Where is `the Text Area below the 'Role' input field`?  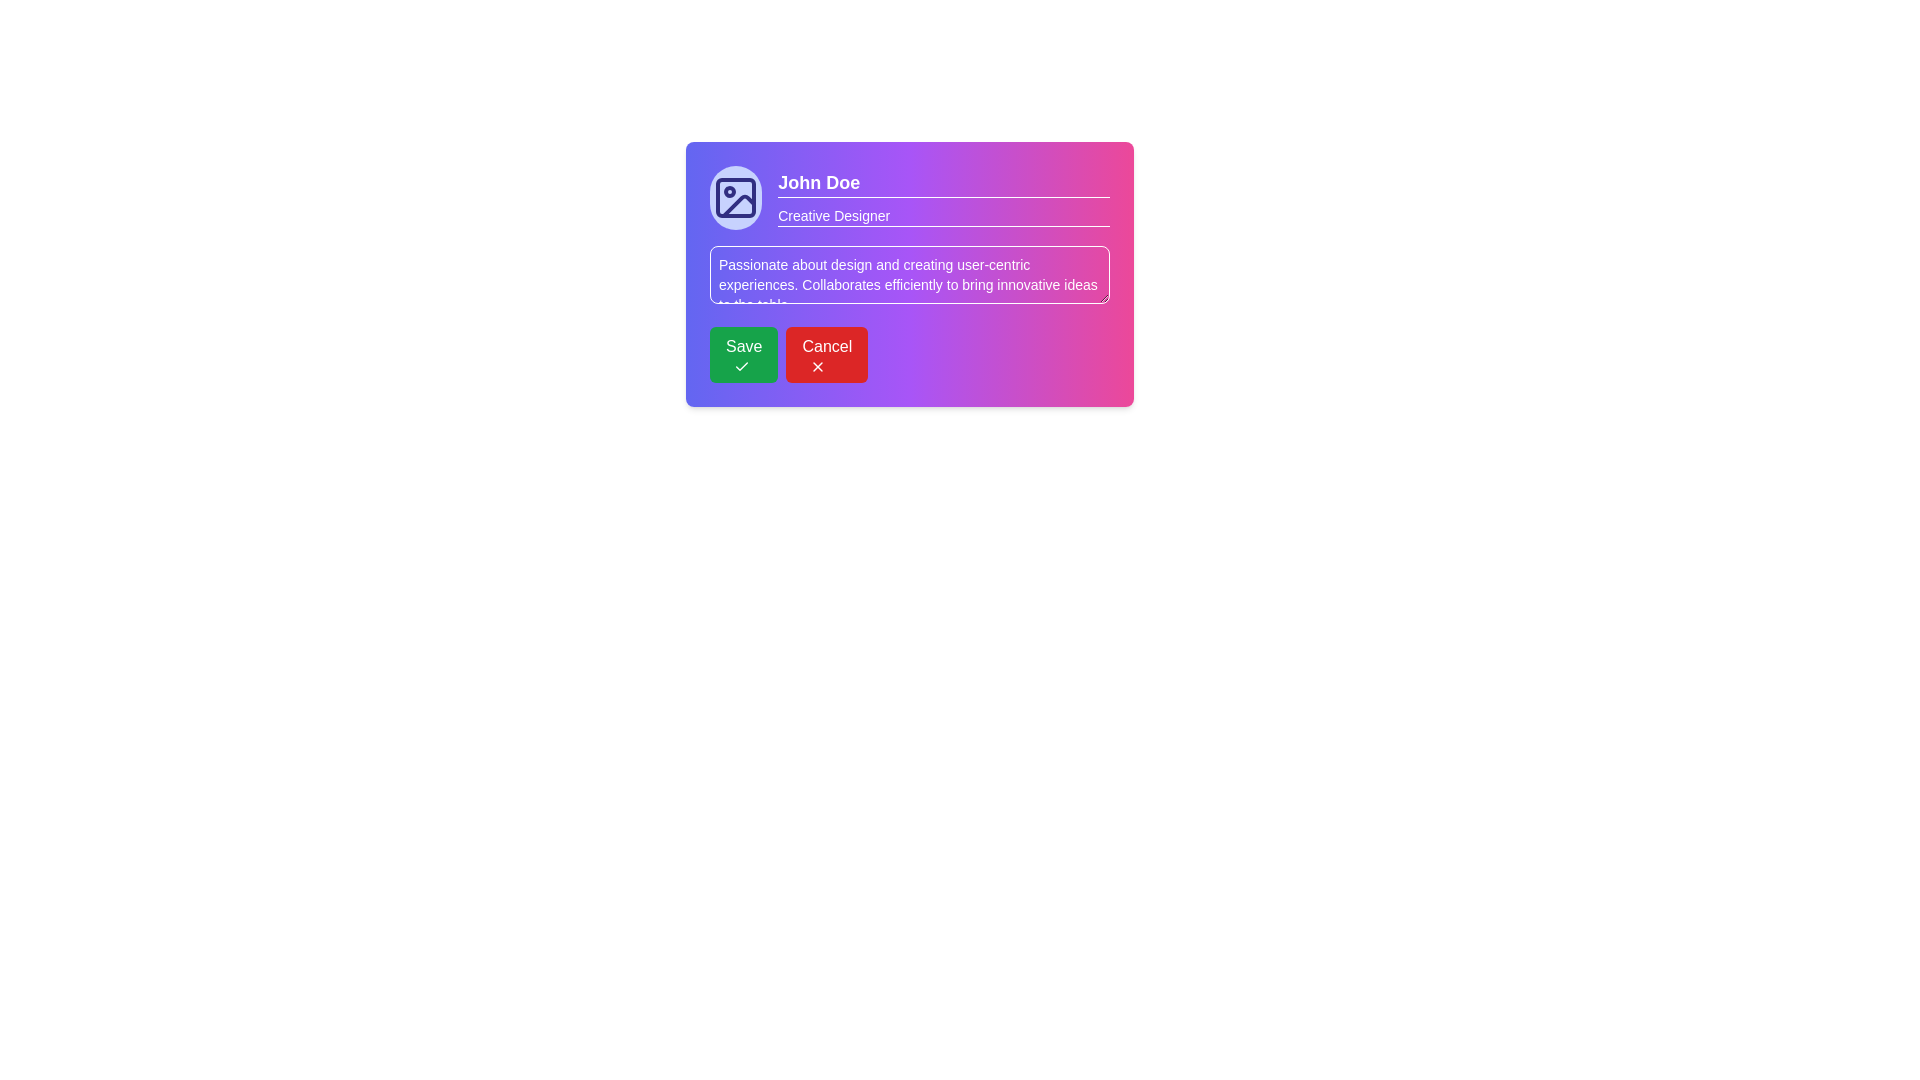 the Text Area below the 'Role' input field is located at coordinates (909, 274).